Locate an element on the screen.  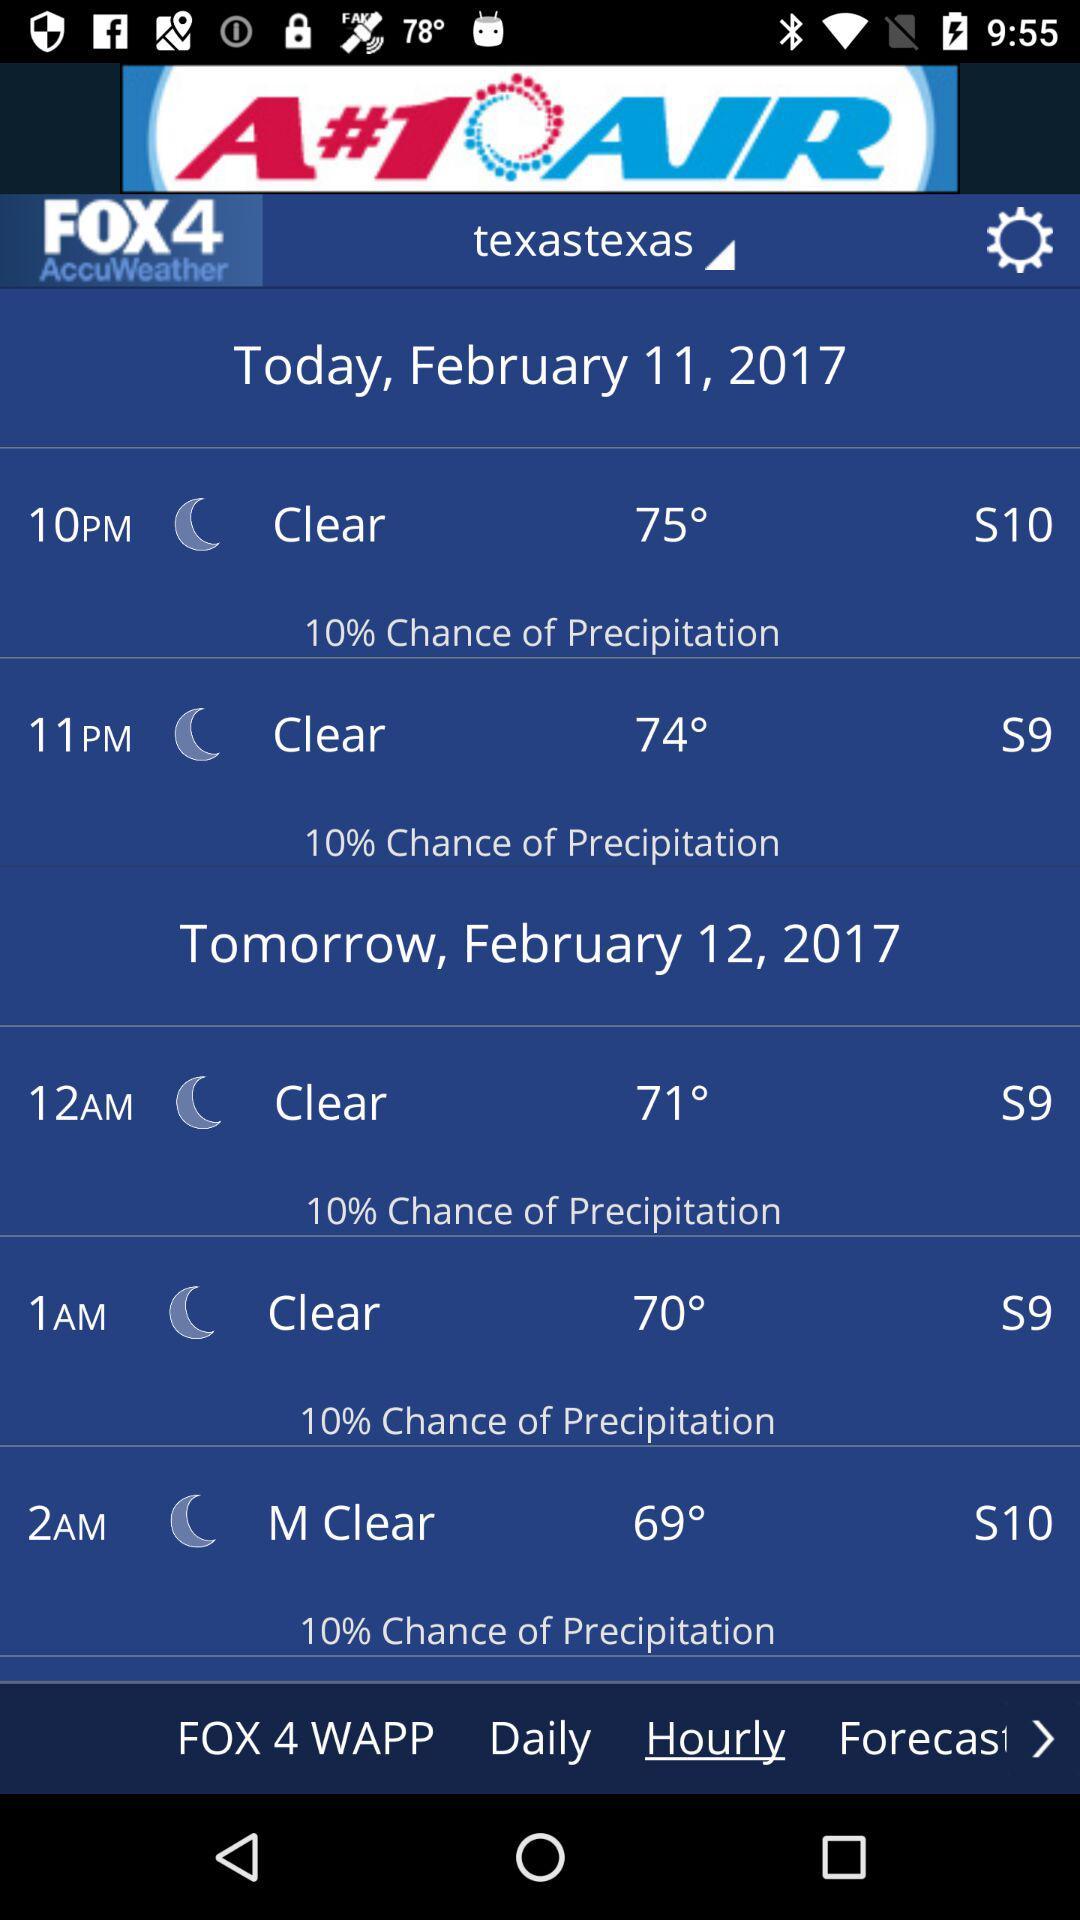
the arrow_forward icon is located at coordinates (1042, 1737).